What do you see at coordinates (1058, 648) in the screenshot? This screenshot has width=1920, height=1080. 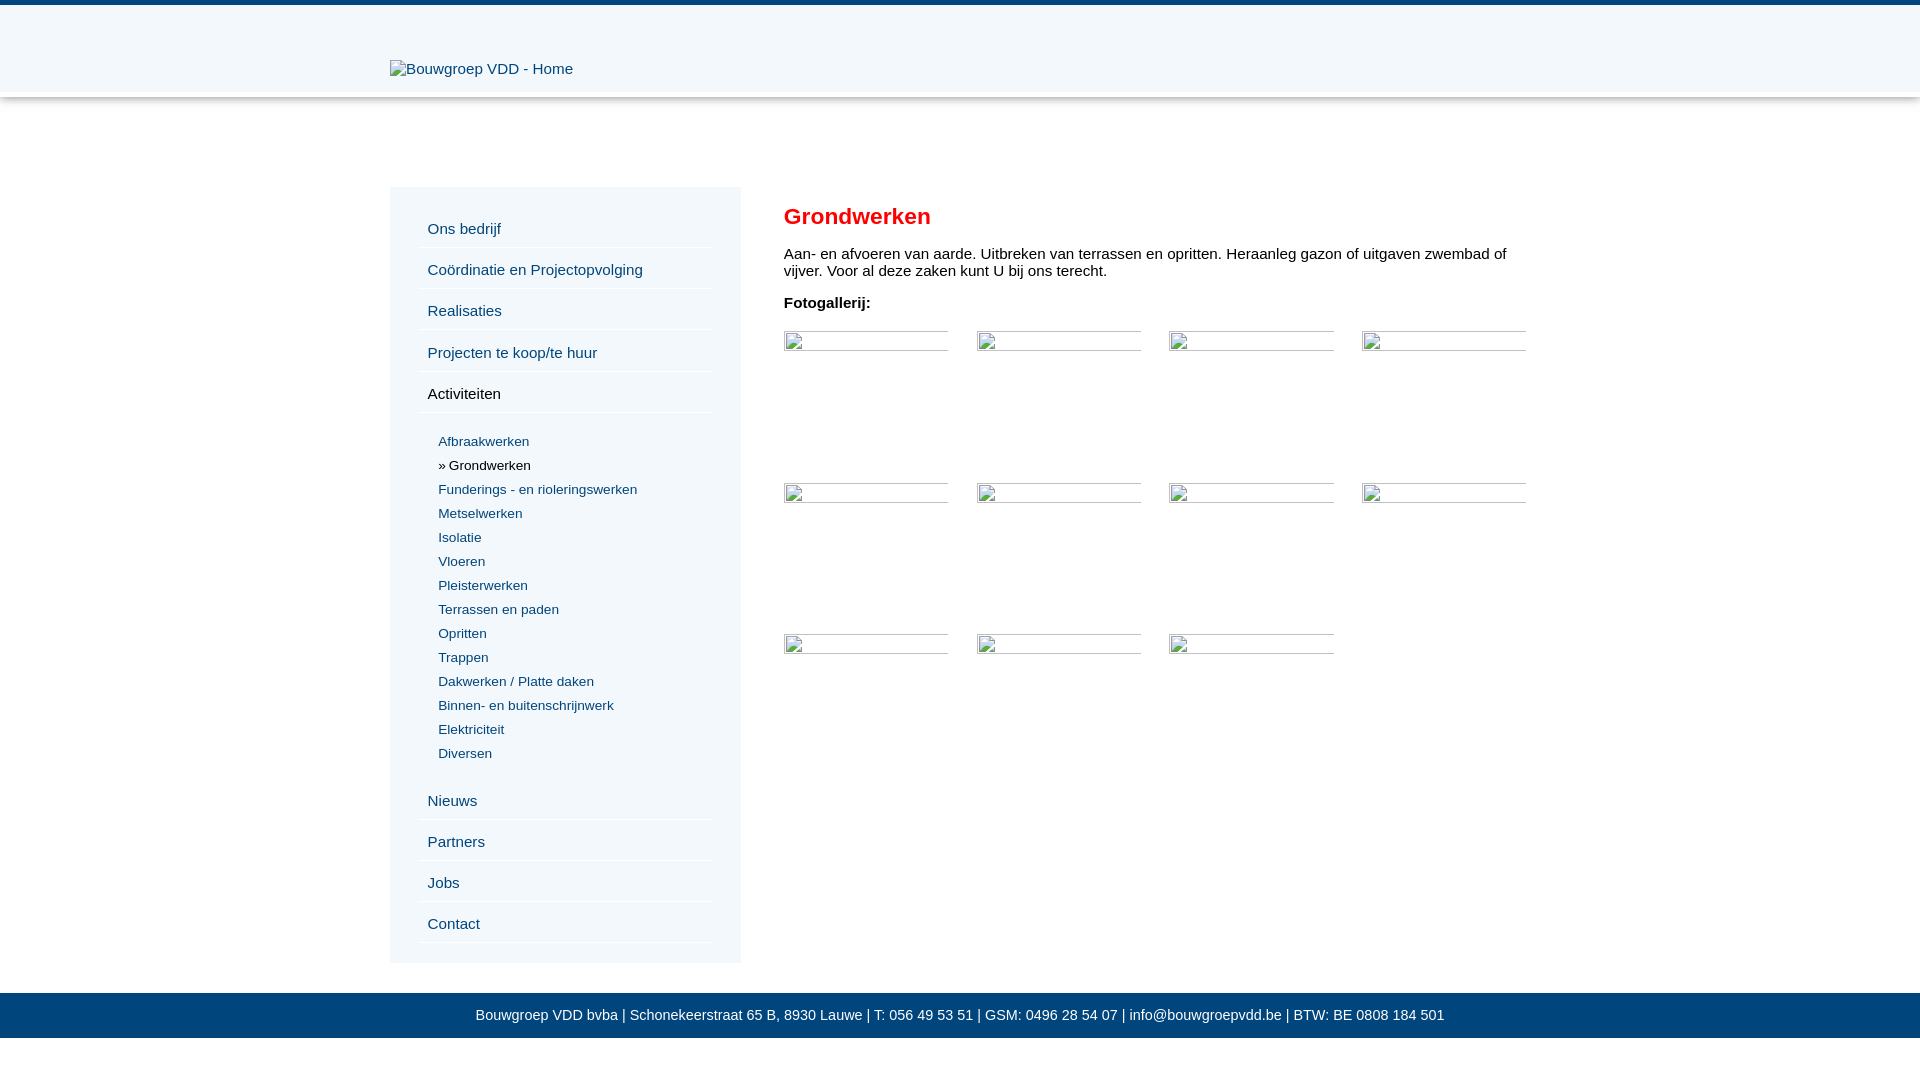 I see `'Grondwerken'` at bounding box center [1058, 648].